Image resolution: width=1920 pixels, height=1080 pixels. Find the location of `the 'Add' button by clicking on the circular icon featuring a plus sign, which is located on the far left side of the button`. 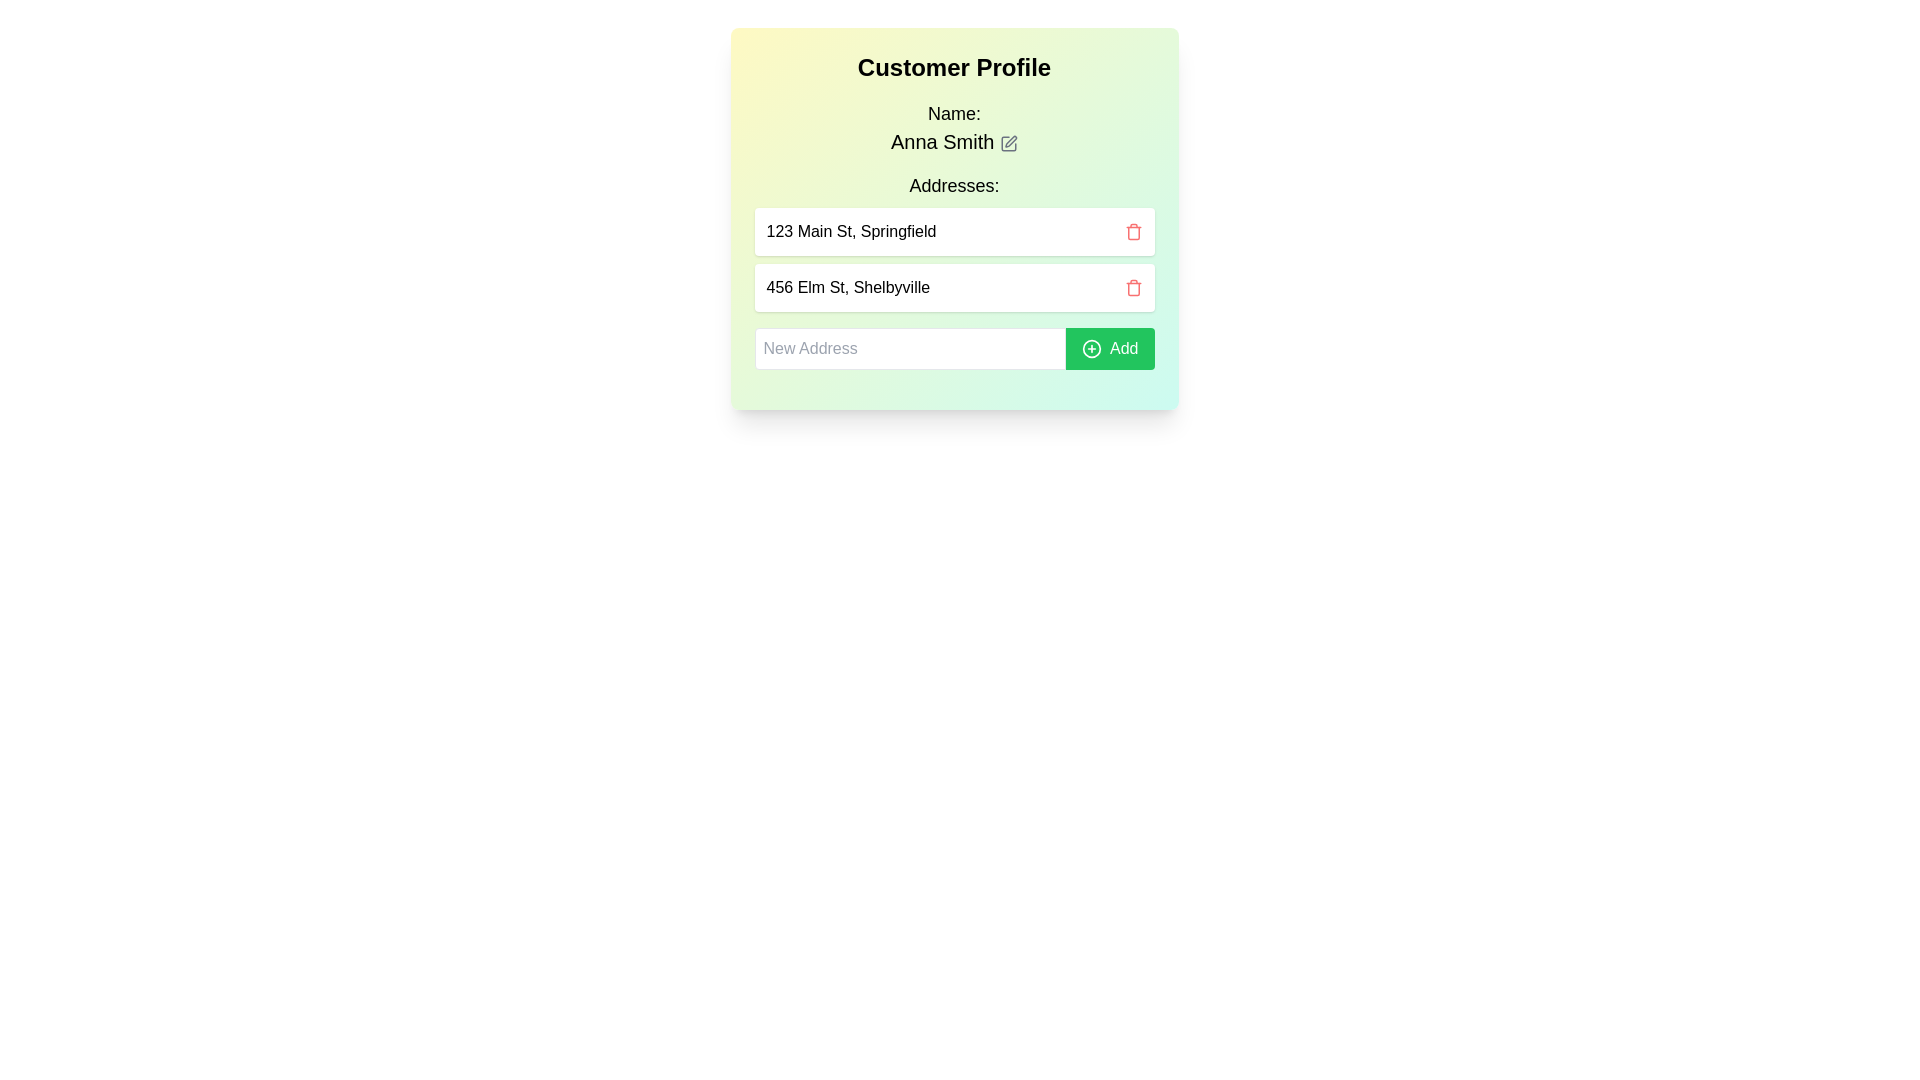

the 'Add' button by clicking on the circular icon featuring a plus sign, which is located on the far left side of the button is located at coordinates (1091, 347).